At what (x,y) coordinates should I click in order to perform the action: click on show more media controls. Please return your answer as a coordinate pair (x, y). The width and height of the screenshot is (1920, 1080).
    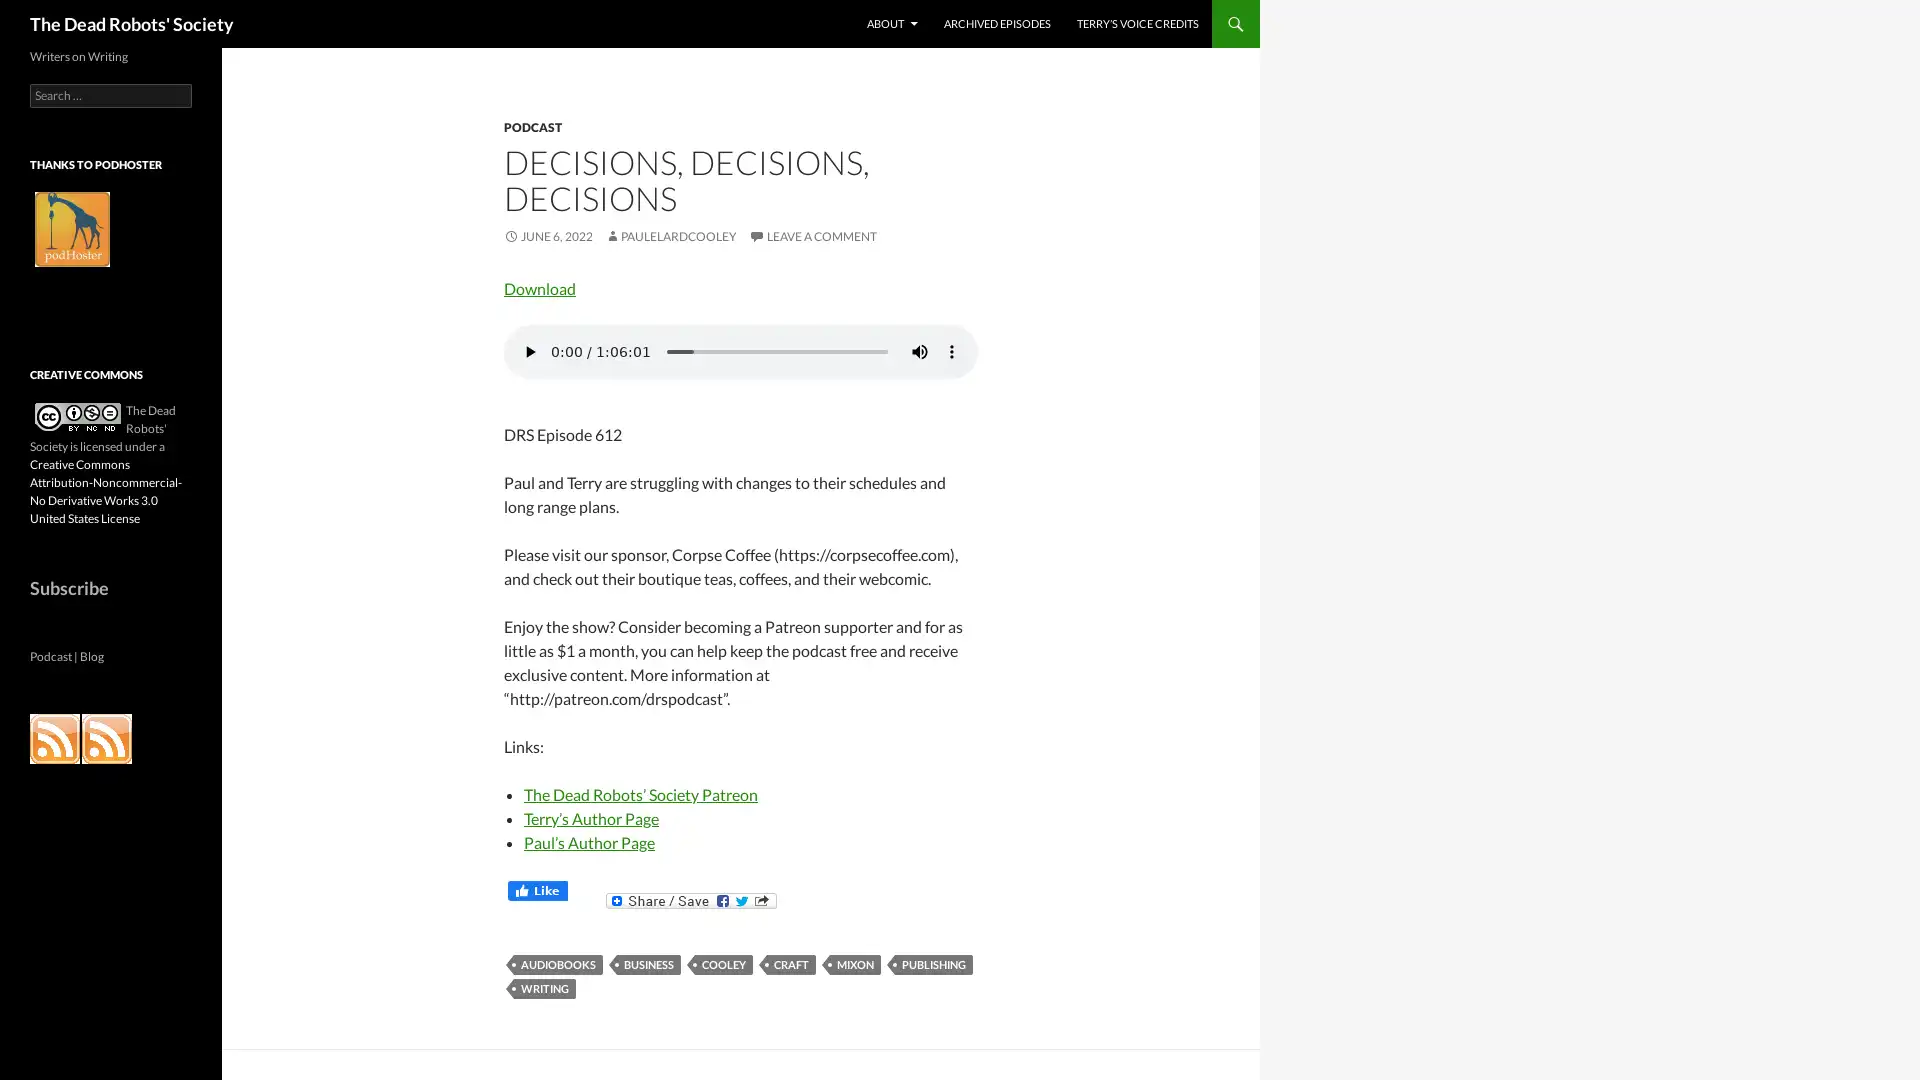
    Looking at the image, I should click on (950, 350).